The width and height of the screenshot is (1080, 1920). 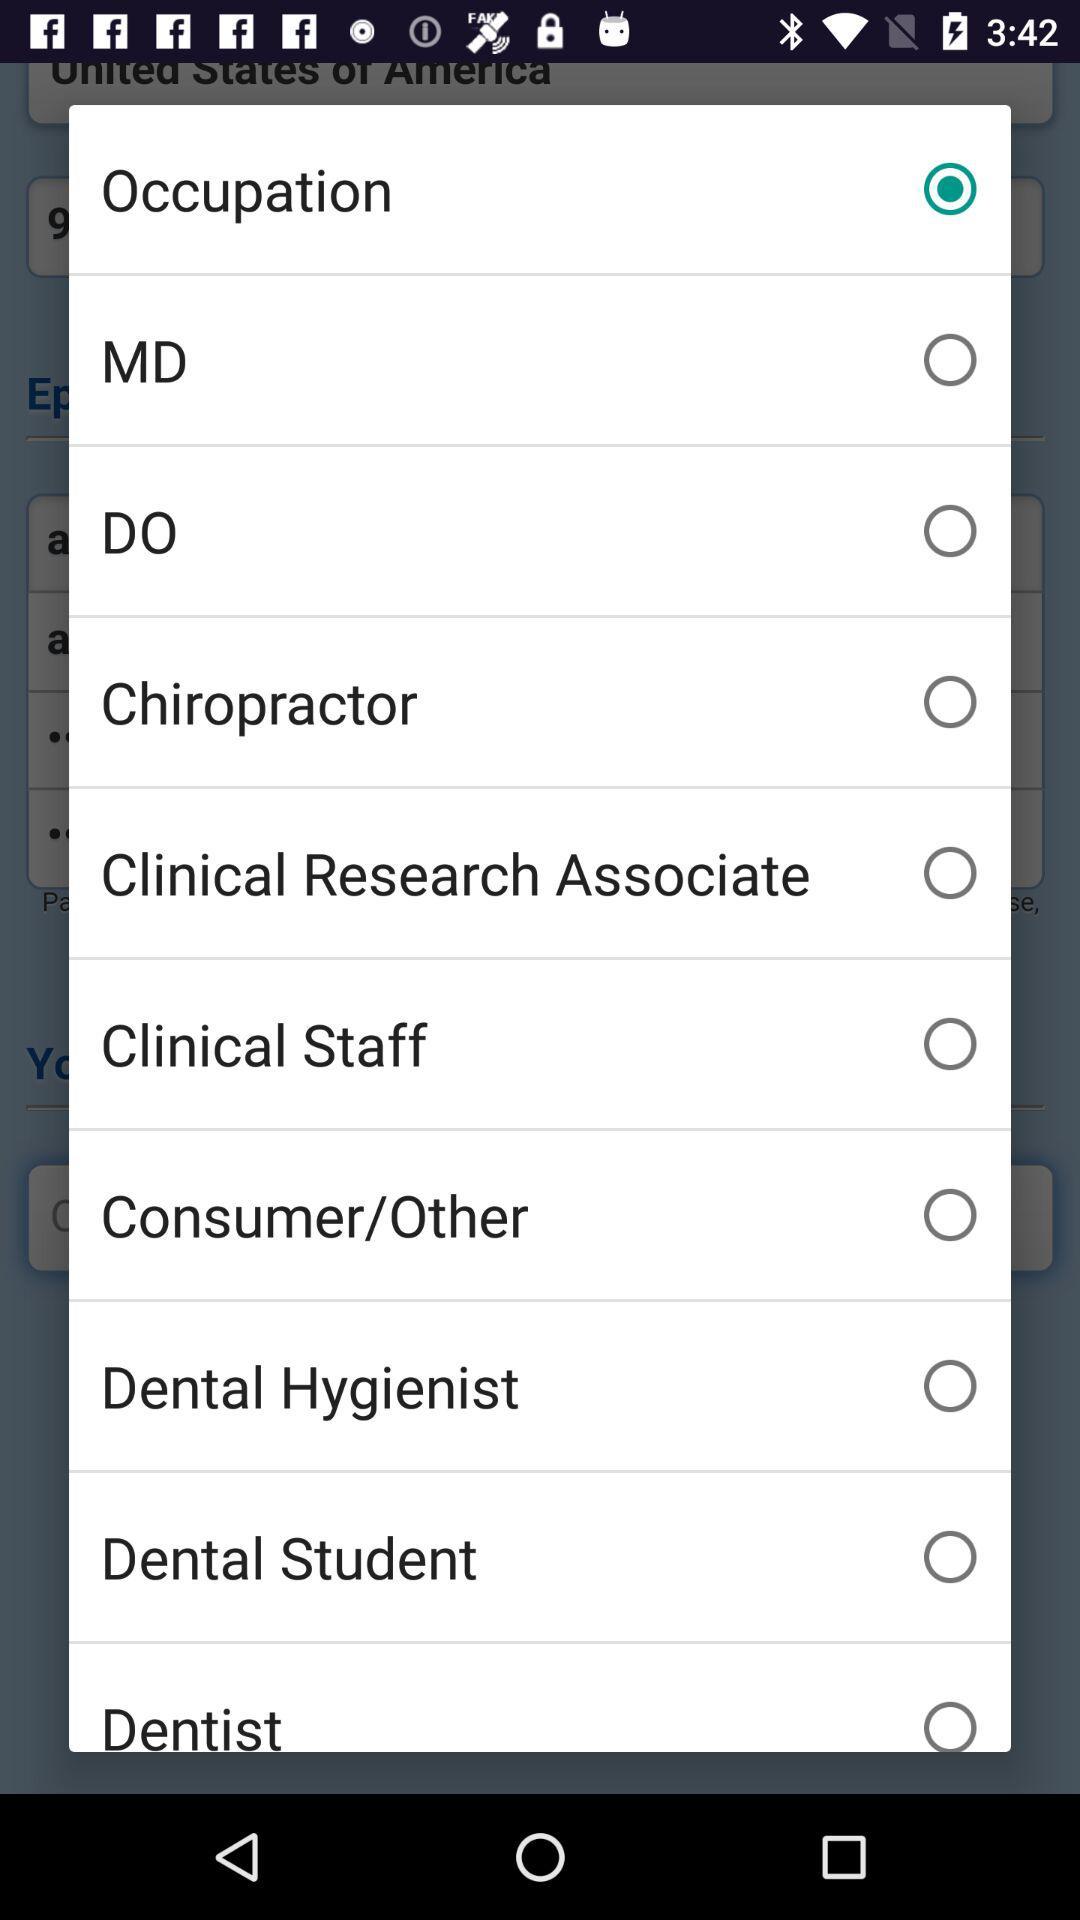 What do you see at coordinates (540, 873) in the screenshot?
I see `the icon below the chiropractor icon` at bounding box center [540, 873].